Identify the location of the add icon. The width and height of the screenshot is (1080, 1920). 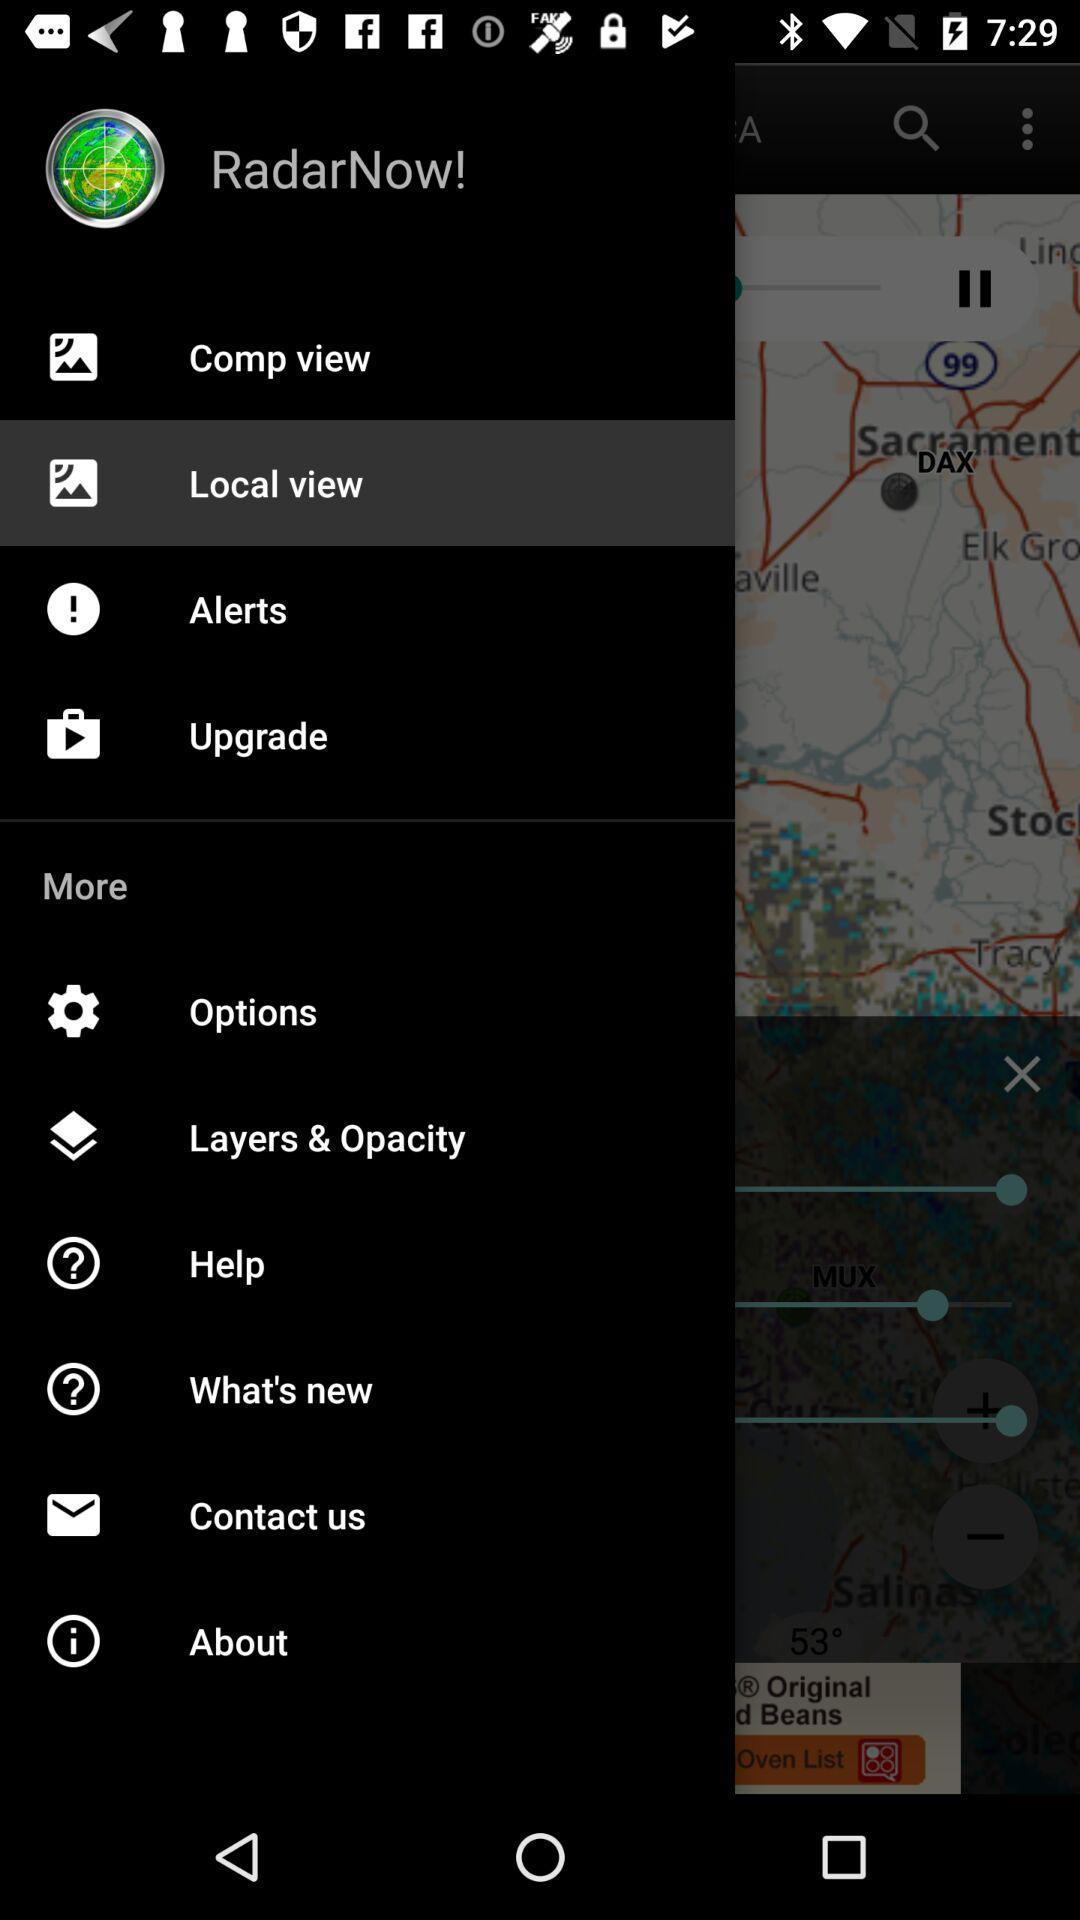
(984, 1409).